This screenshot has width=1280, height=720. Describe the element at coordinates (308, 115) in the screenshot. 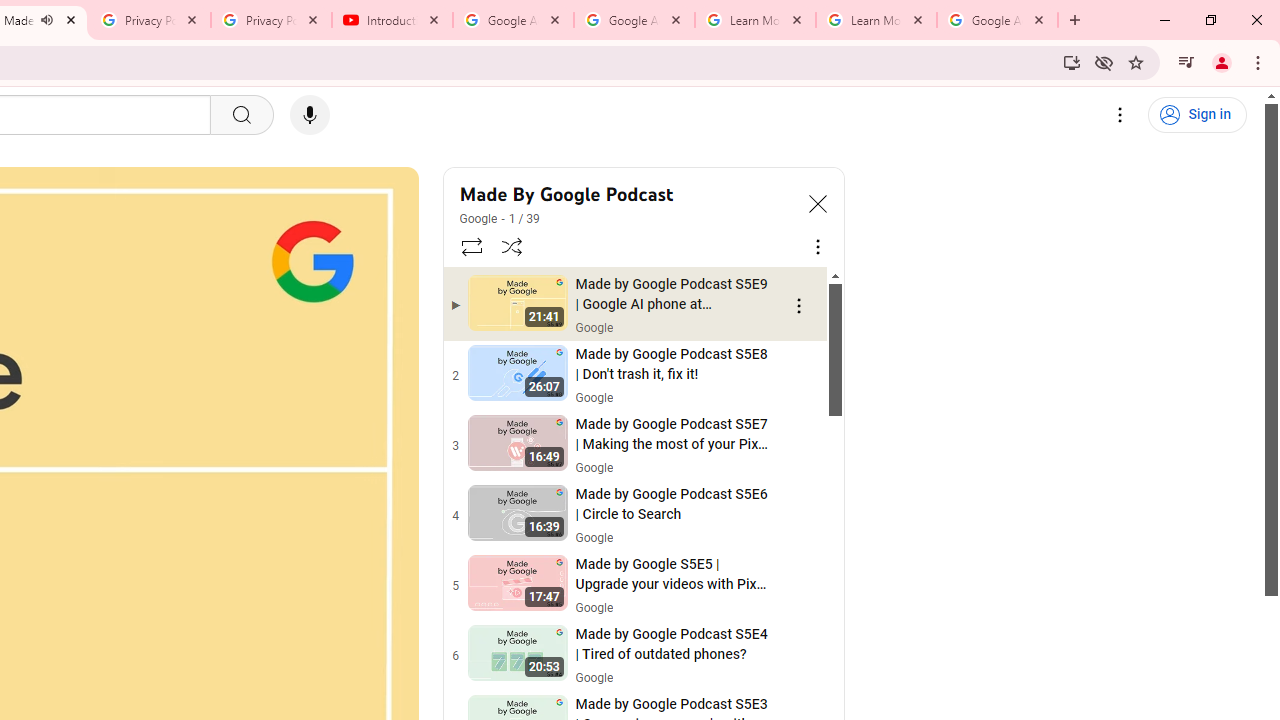

I see `'Search with your voice'` at that location.